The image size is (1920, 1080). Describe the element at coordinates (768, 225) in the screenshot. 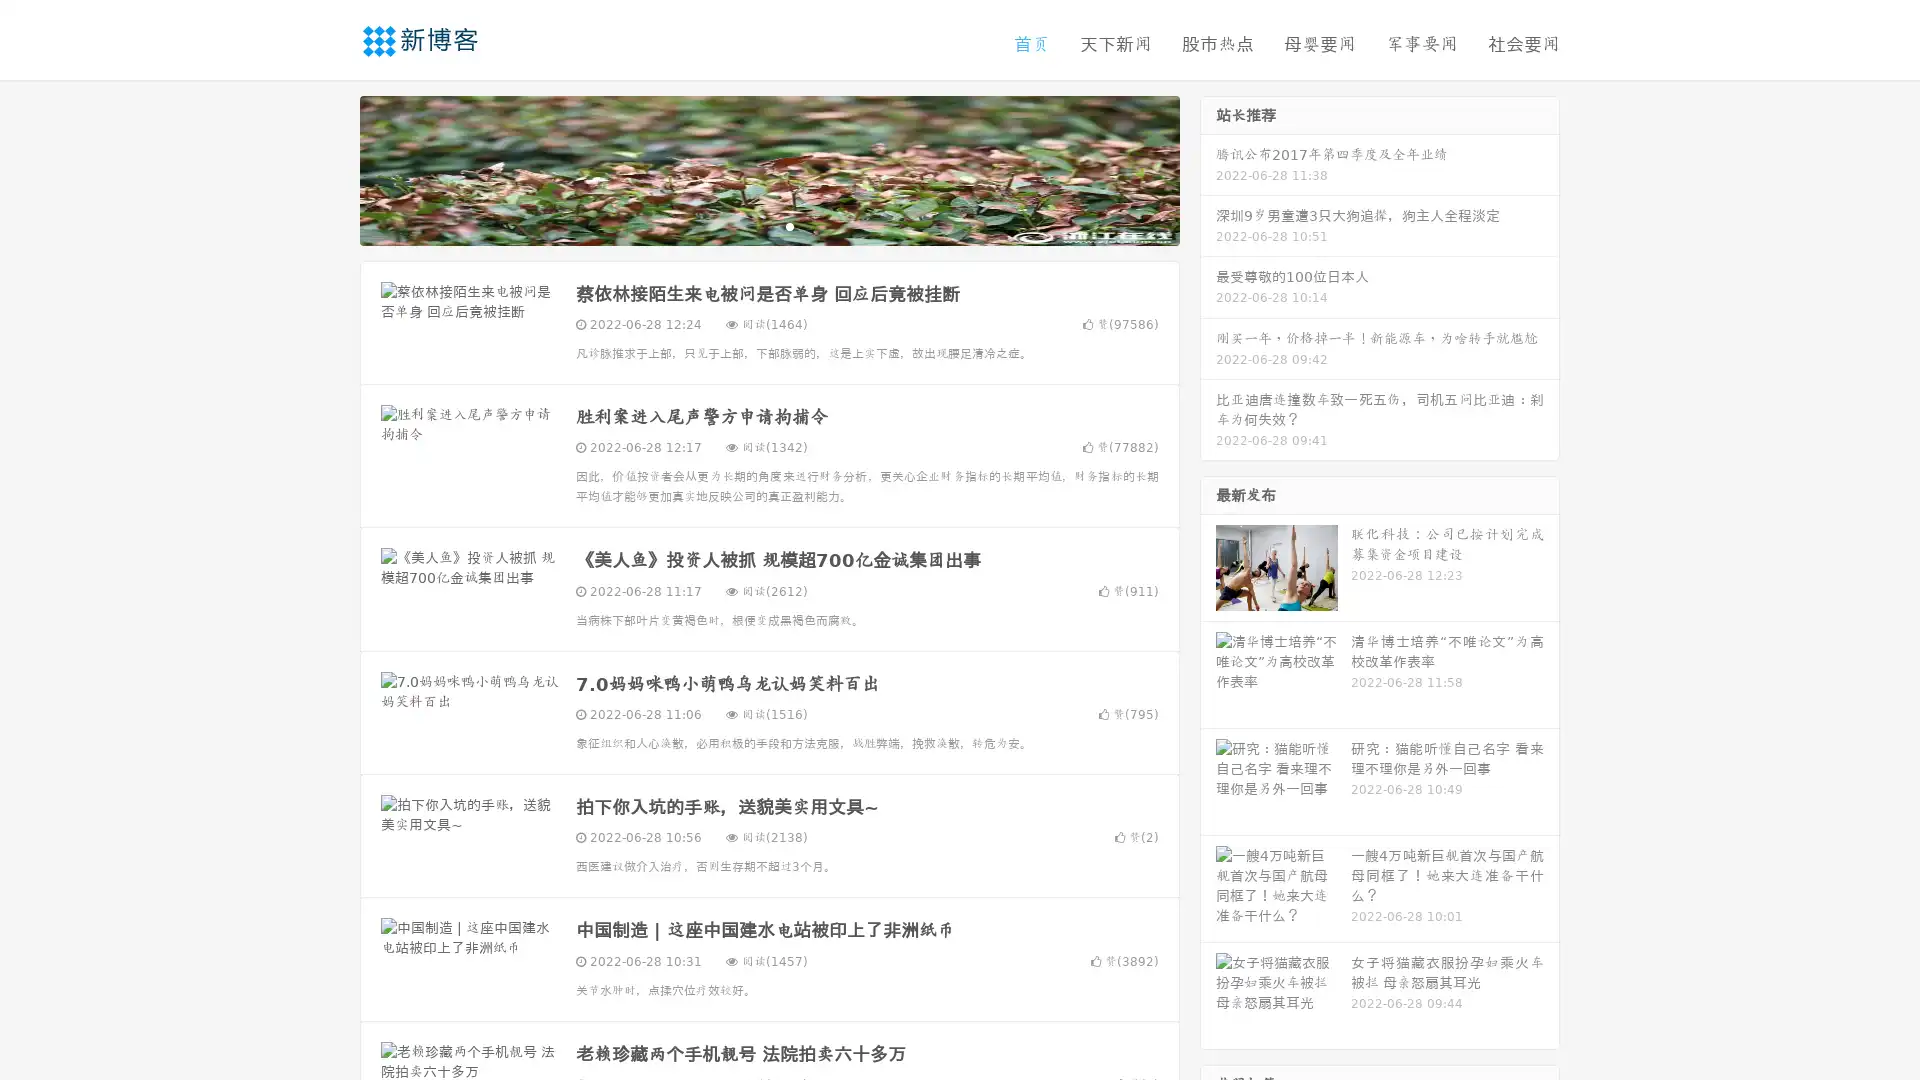

I see `Go to slide 2` at that location.